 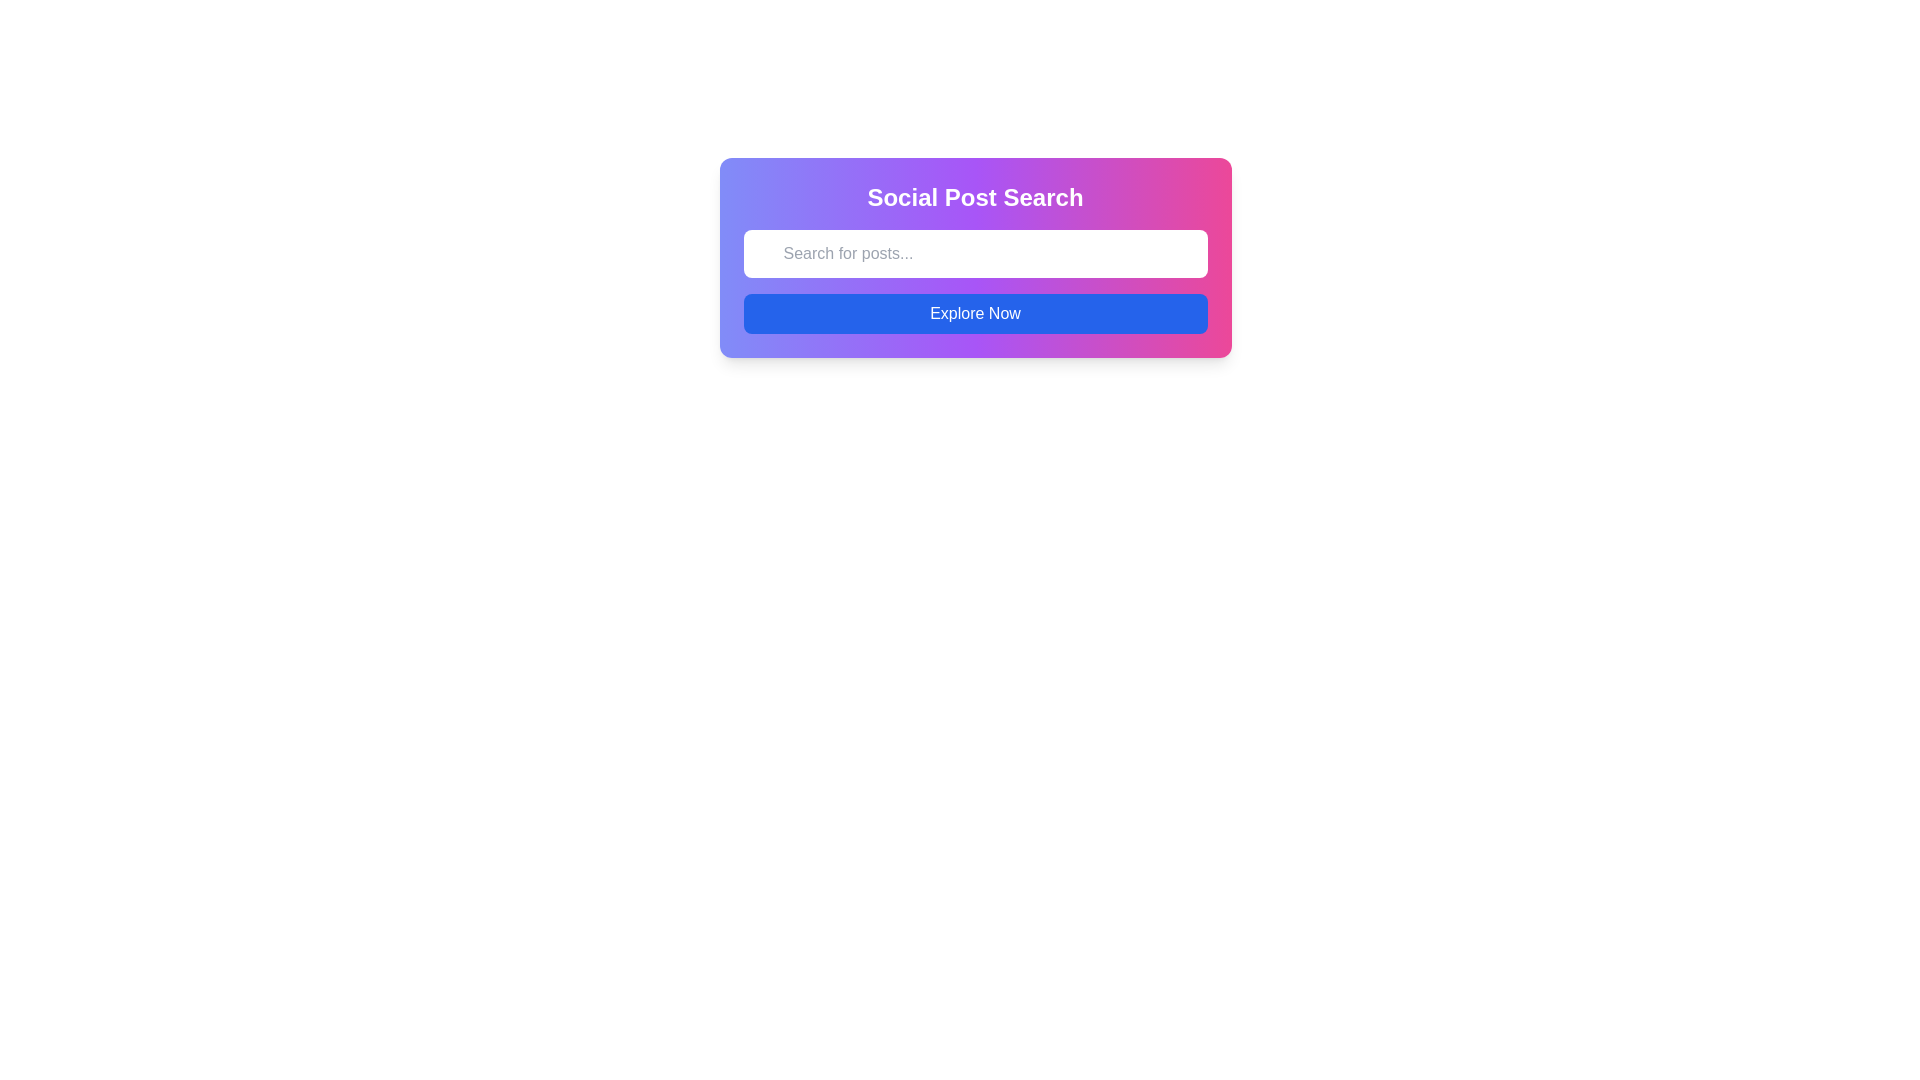 I want to click on the magnifying glass icon, which is styled in white and located on the left side of the search input box under 'Social Post Search', so click(x=764, y=238).